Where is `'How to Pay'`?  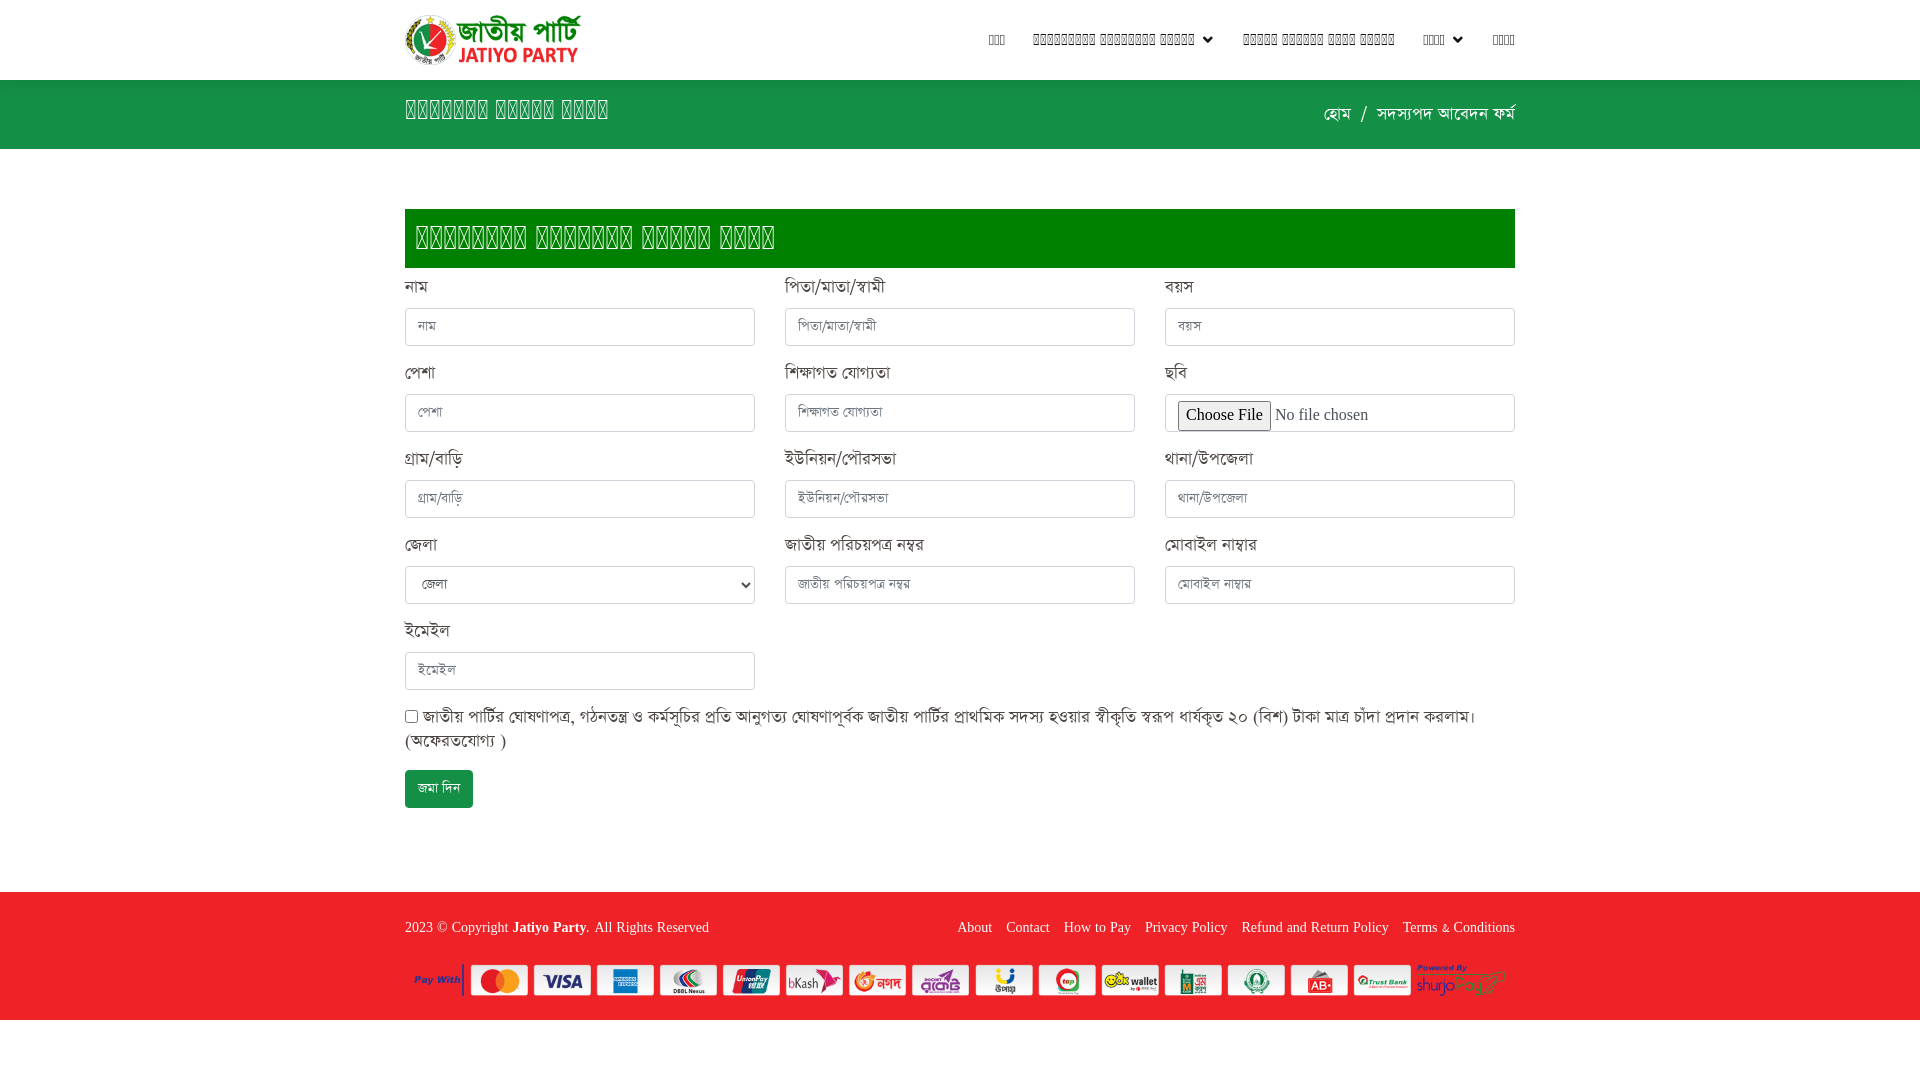
'How to Pay' is located at coordinates (1091, 928).